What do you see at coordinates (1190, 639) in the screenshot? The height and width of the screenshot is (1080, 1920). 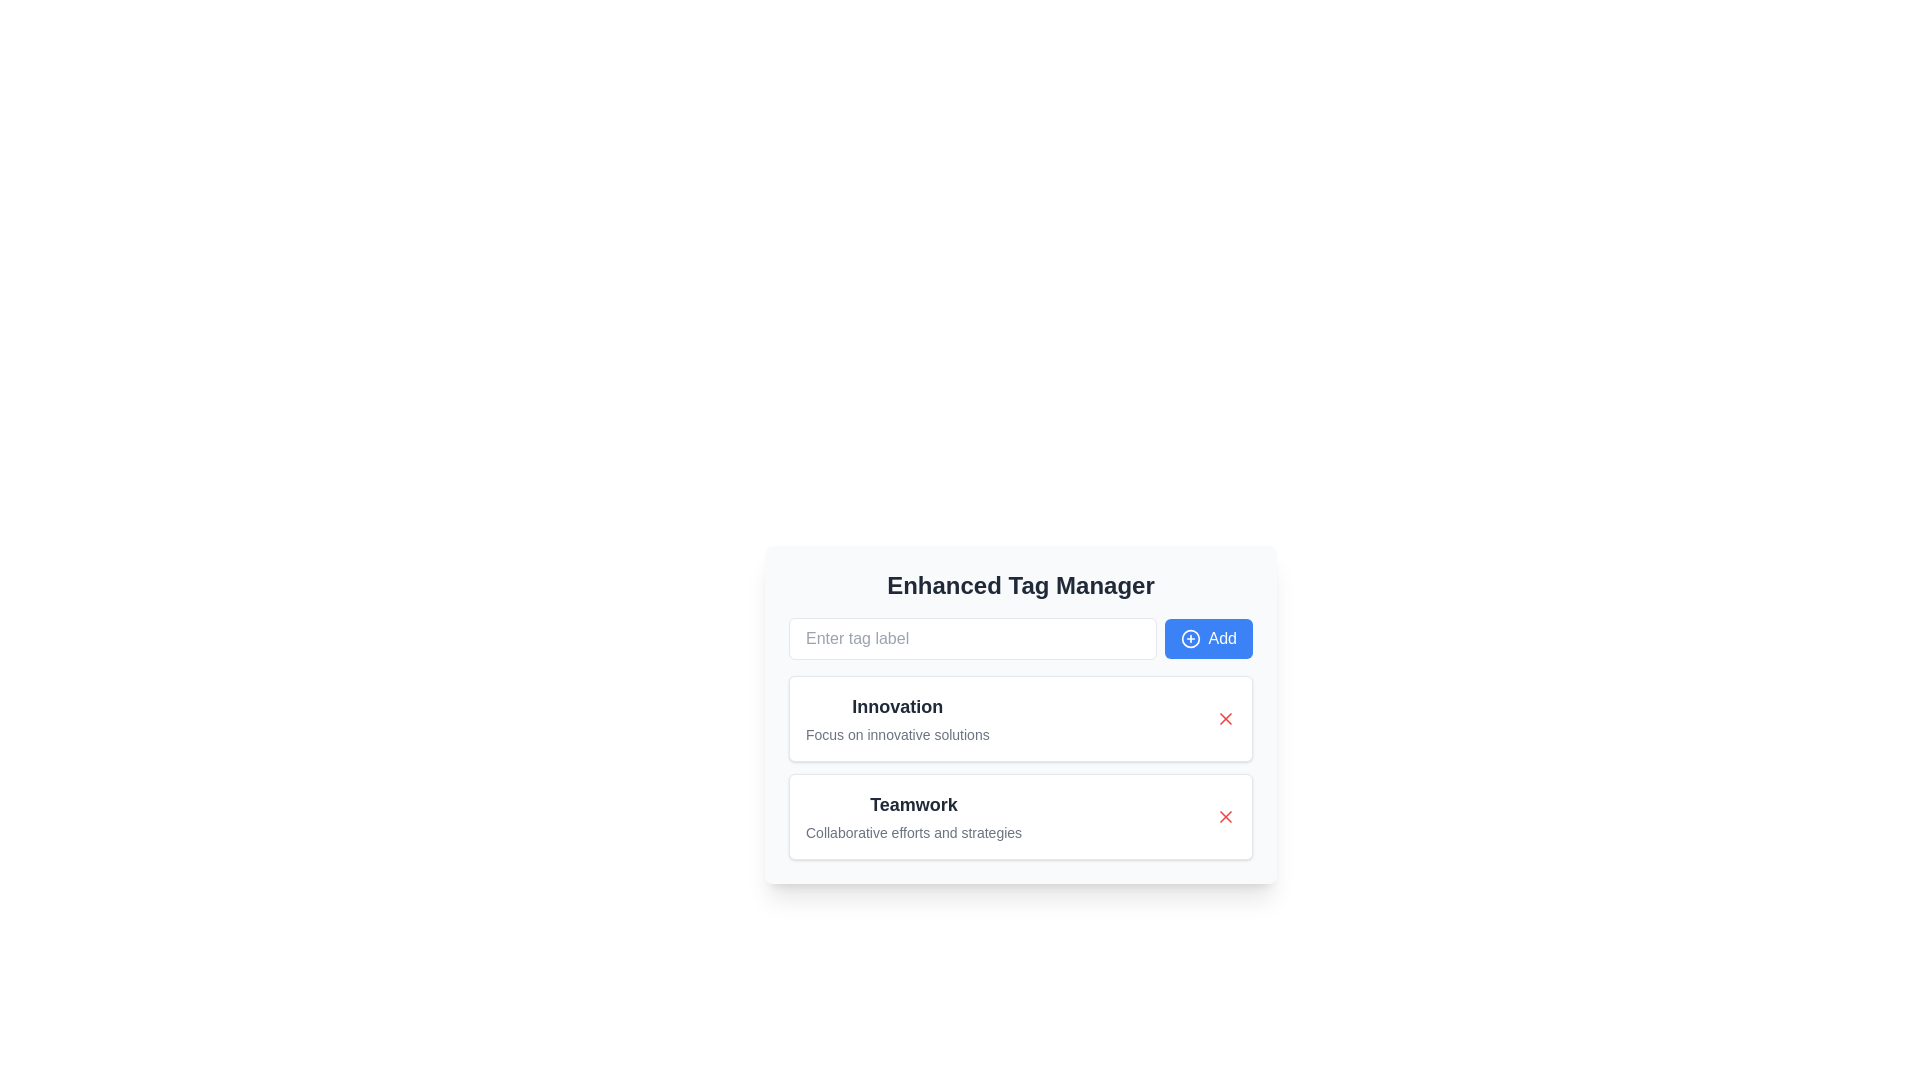 I see `the graphical icon, which is a circle with a plus icon, located to the right of the input field labeled 'Enter tag label'` at bounding box center [1190, 639].